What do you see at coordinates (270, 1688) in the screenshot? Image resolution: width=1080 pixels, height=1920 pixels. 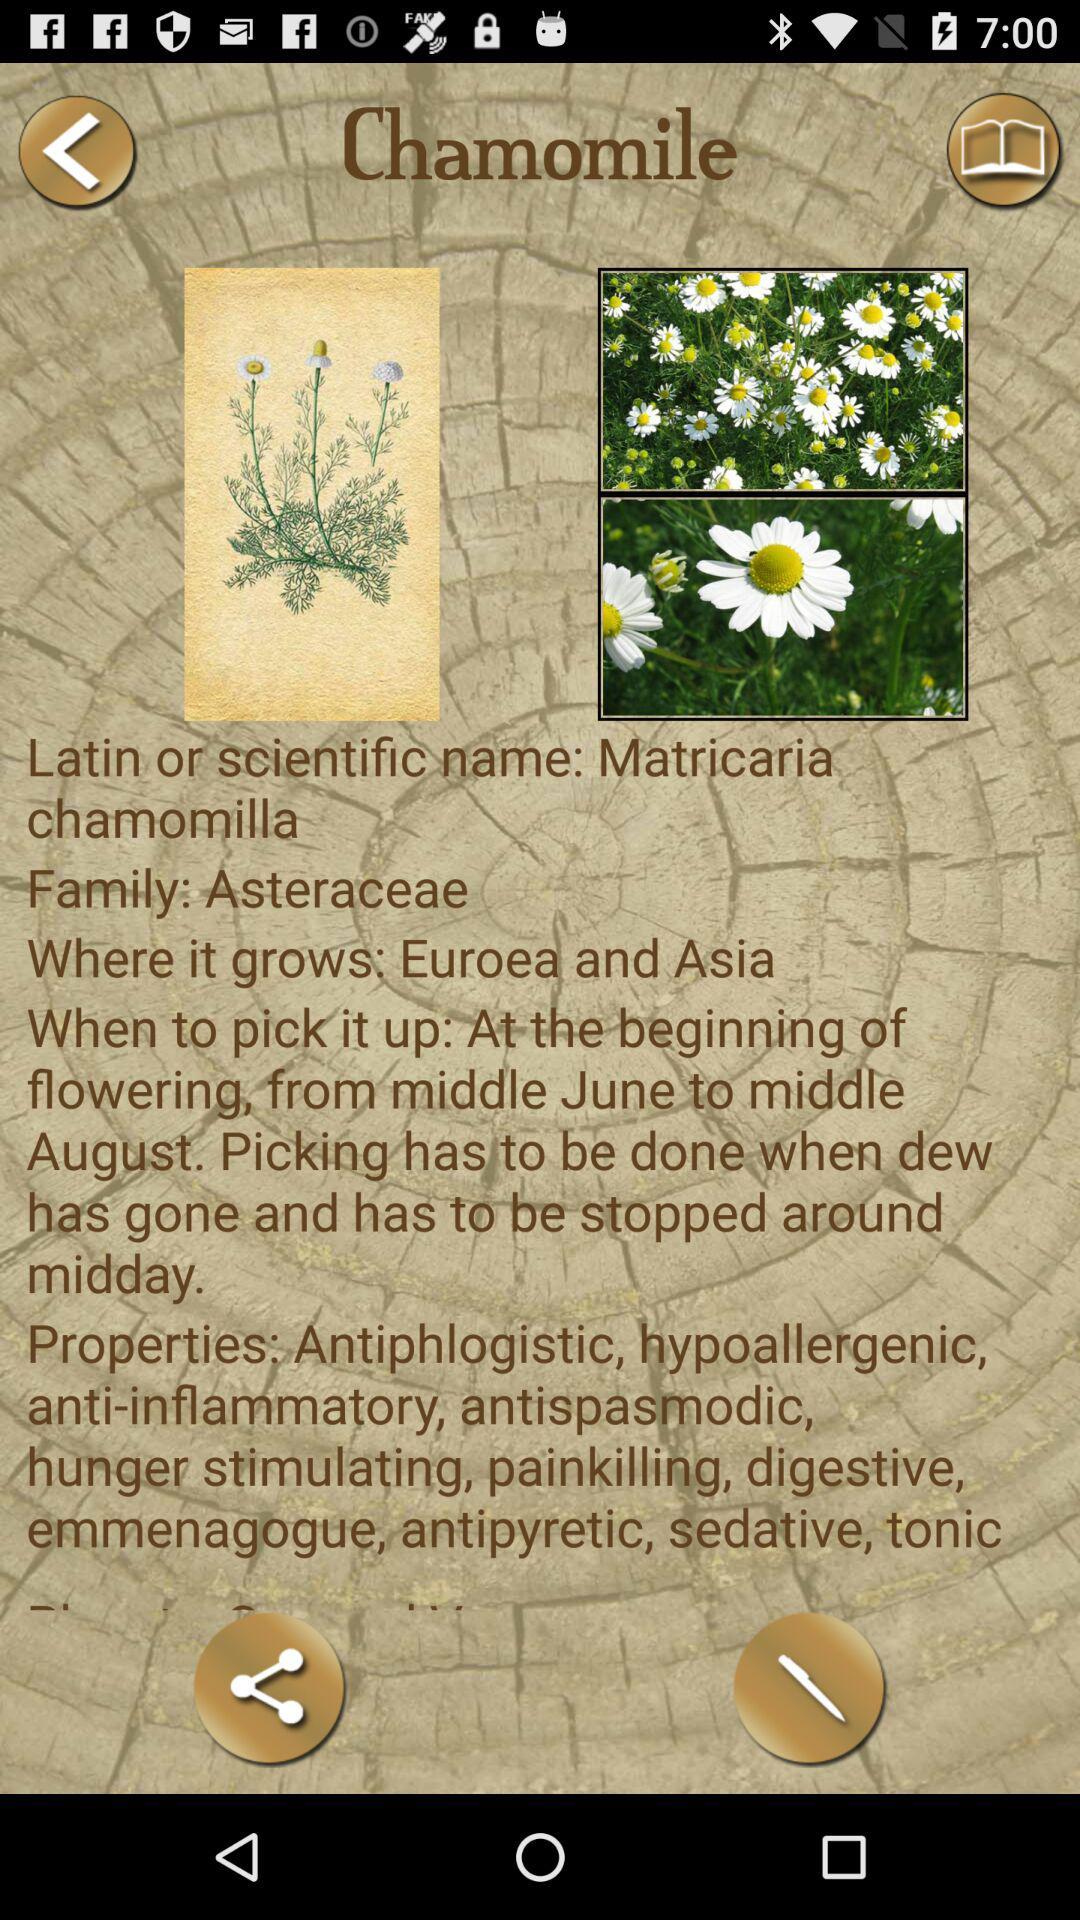 I see `share` at bounding box center [270, 1688].